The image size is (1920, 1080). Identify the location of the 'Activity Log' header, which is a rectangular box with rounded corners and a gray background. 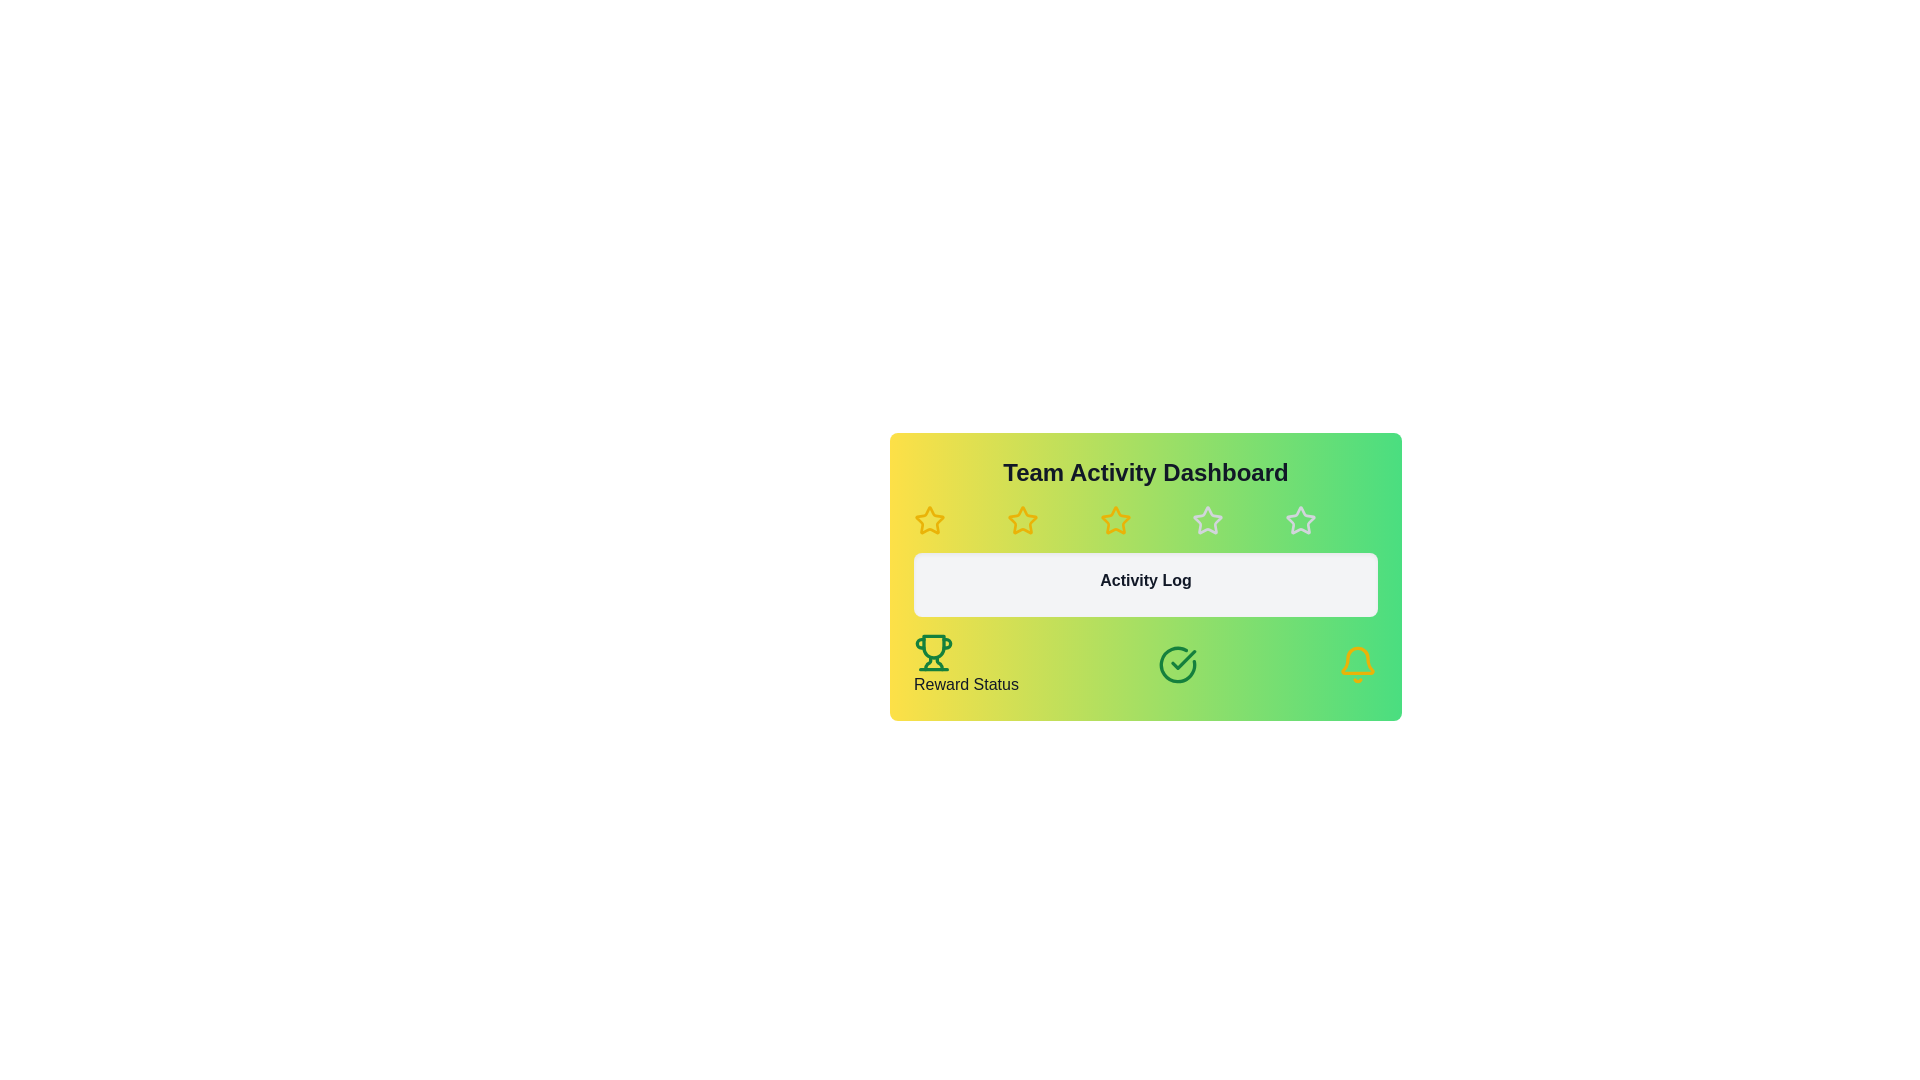
(1146, 585).